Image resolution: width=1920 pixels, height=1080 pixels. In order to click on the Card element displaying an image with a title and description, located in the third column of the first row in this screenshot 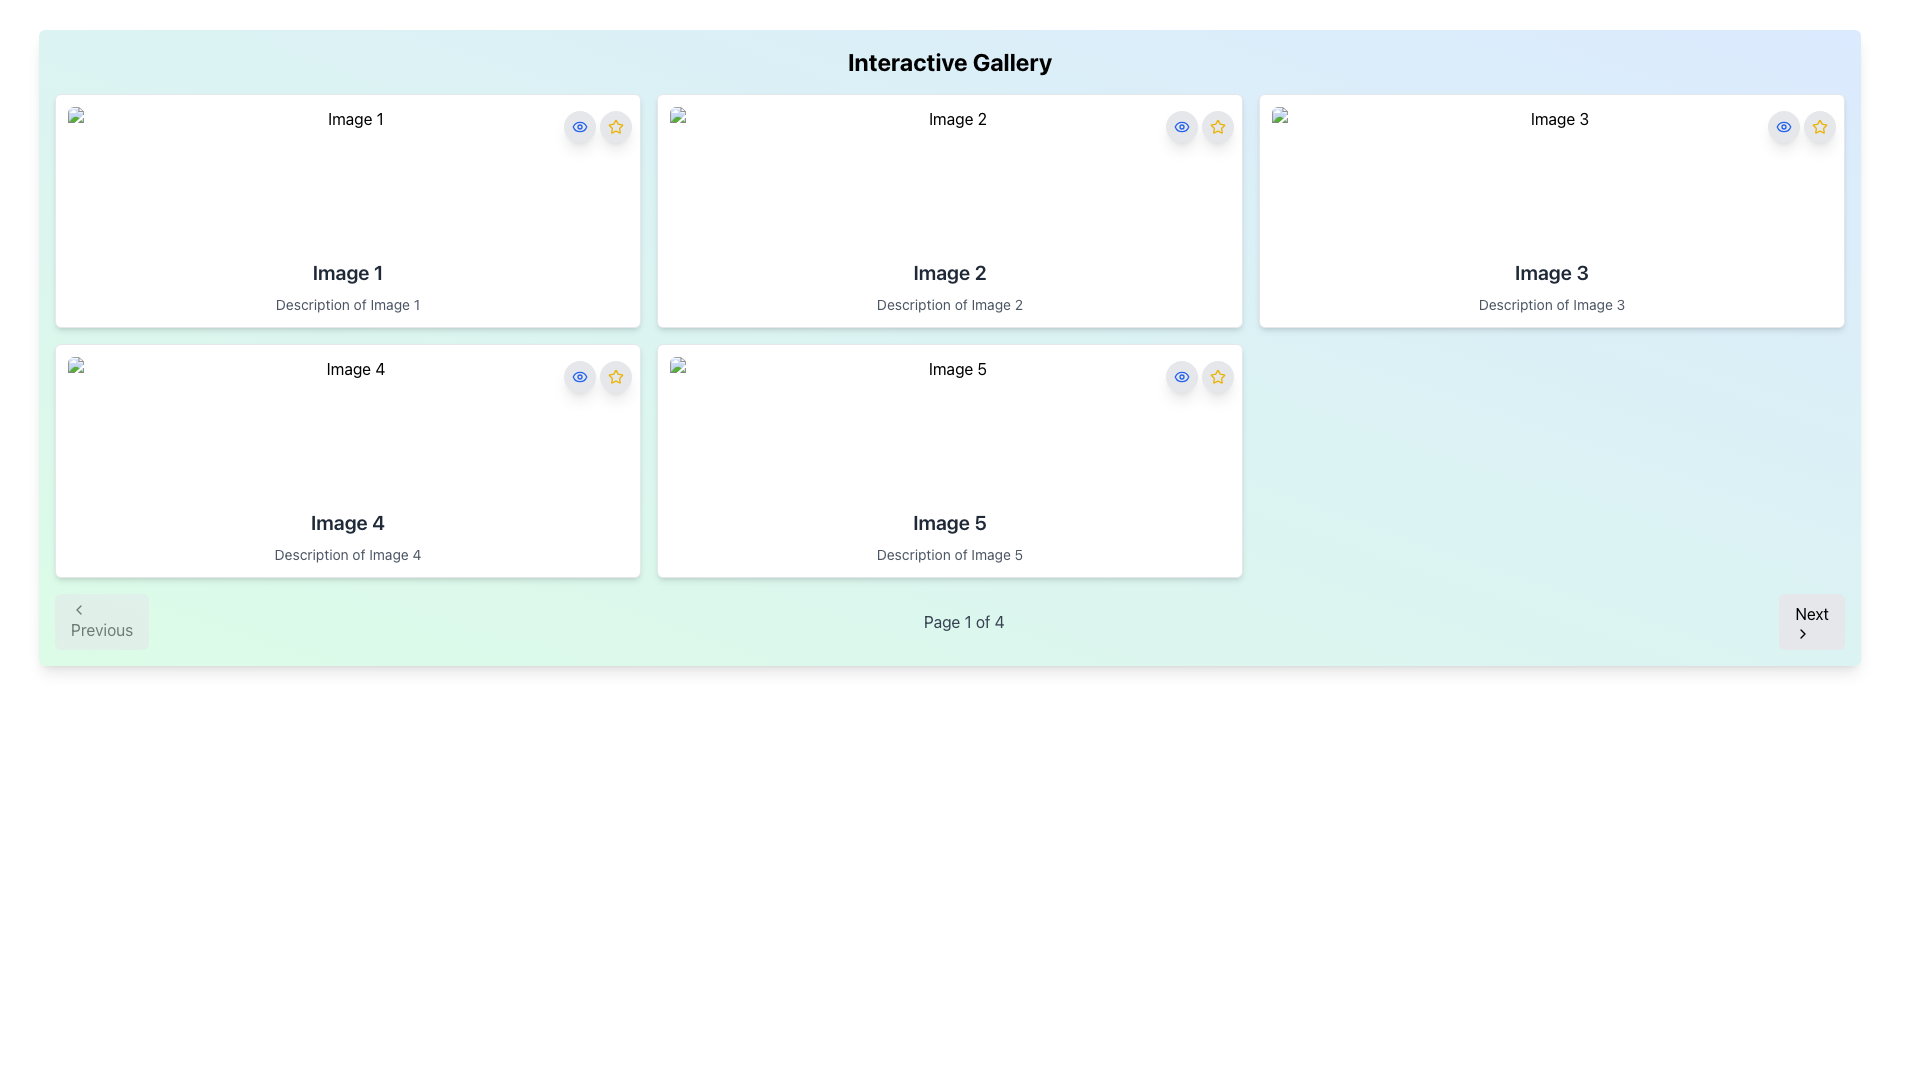, I will do `click(1550, 211)`.